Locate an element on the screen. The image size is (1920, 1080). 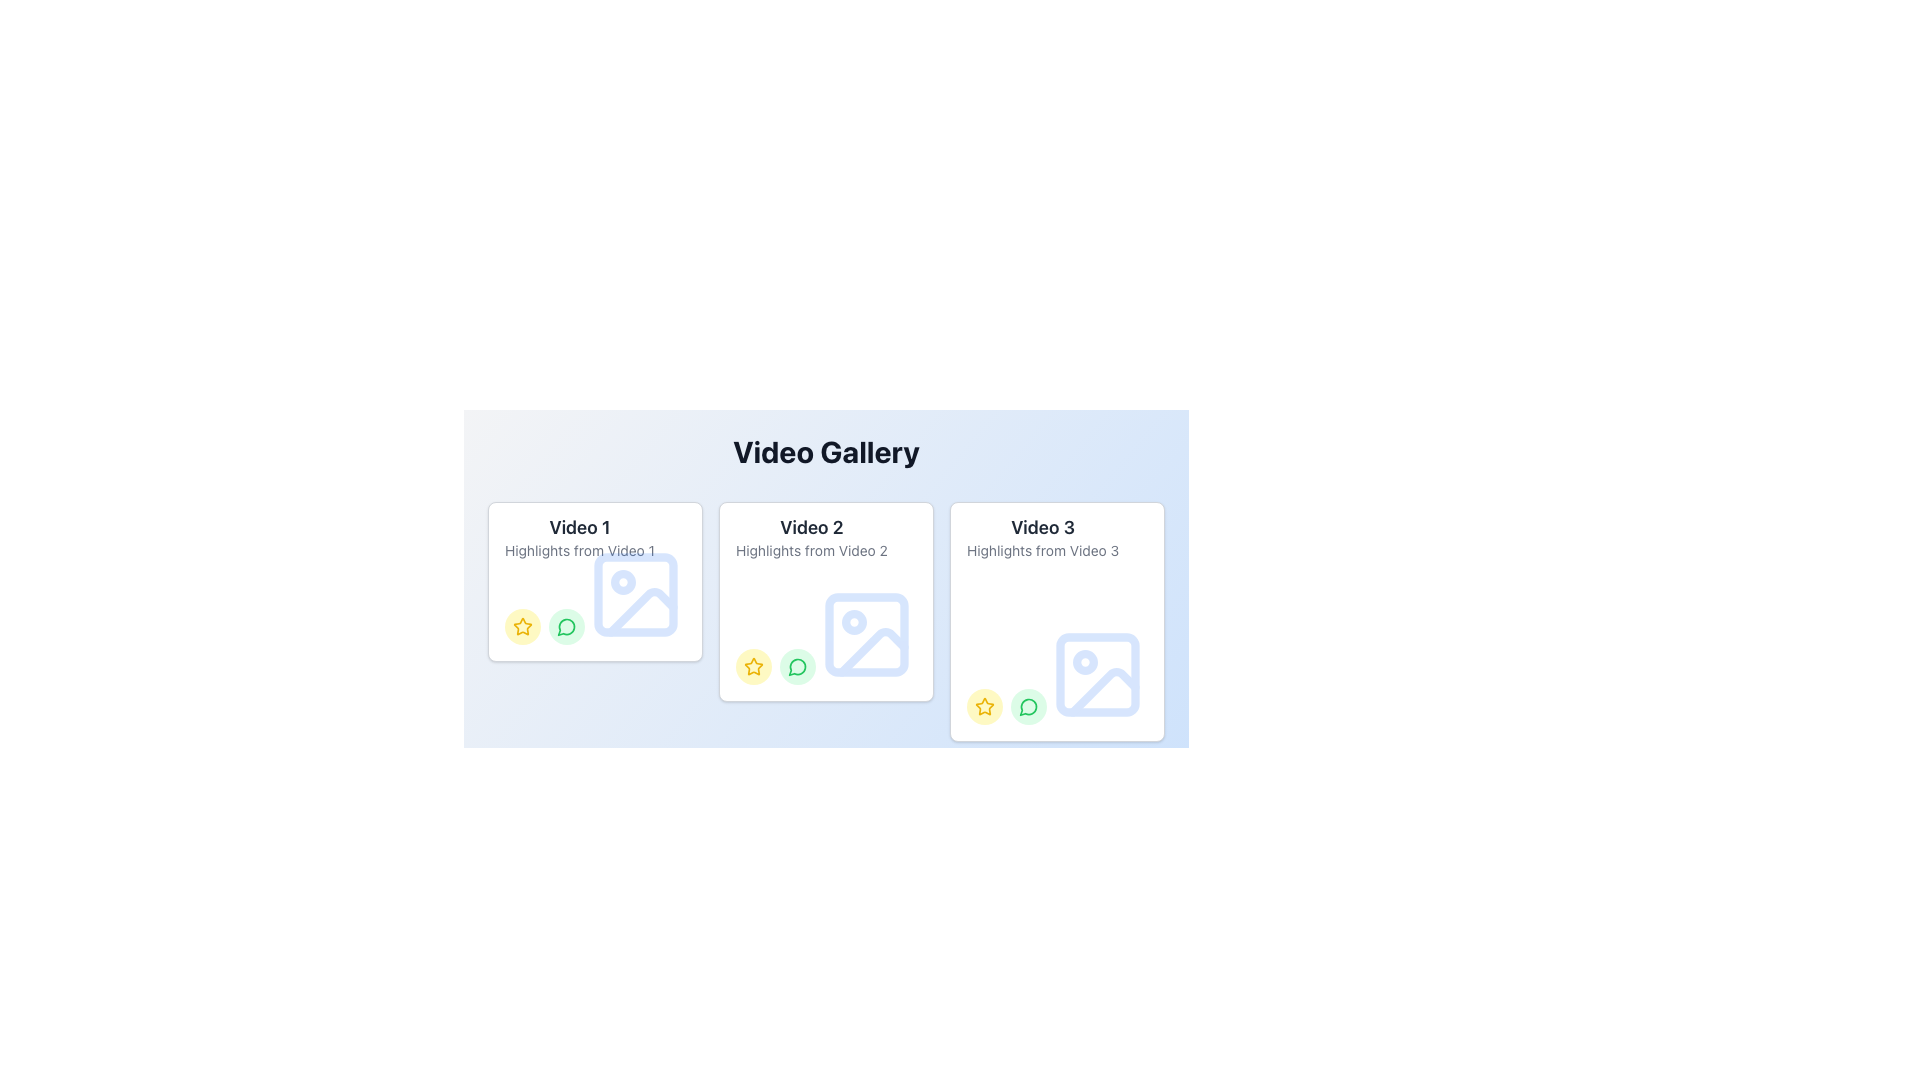
the circular green button with a speech bubble symbol located in the bottom-left section of the second card in a three-card layout is located at coordinates (796, 667).